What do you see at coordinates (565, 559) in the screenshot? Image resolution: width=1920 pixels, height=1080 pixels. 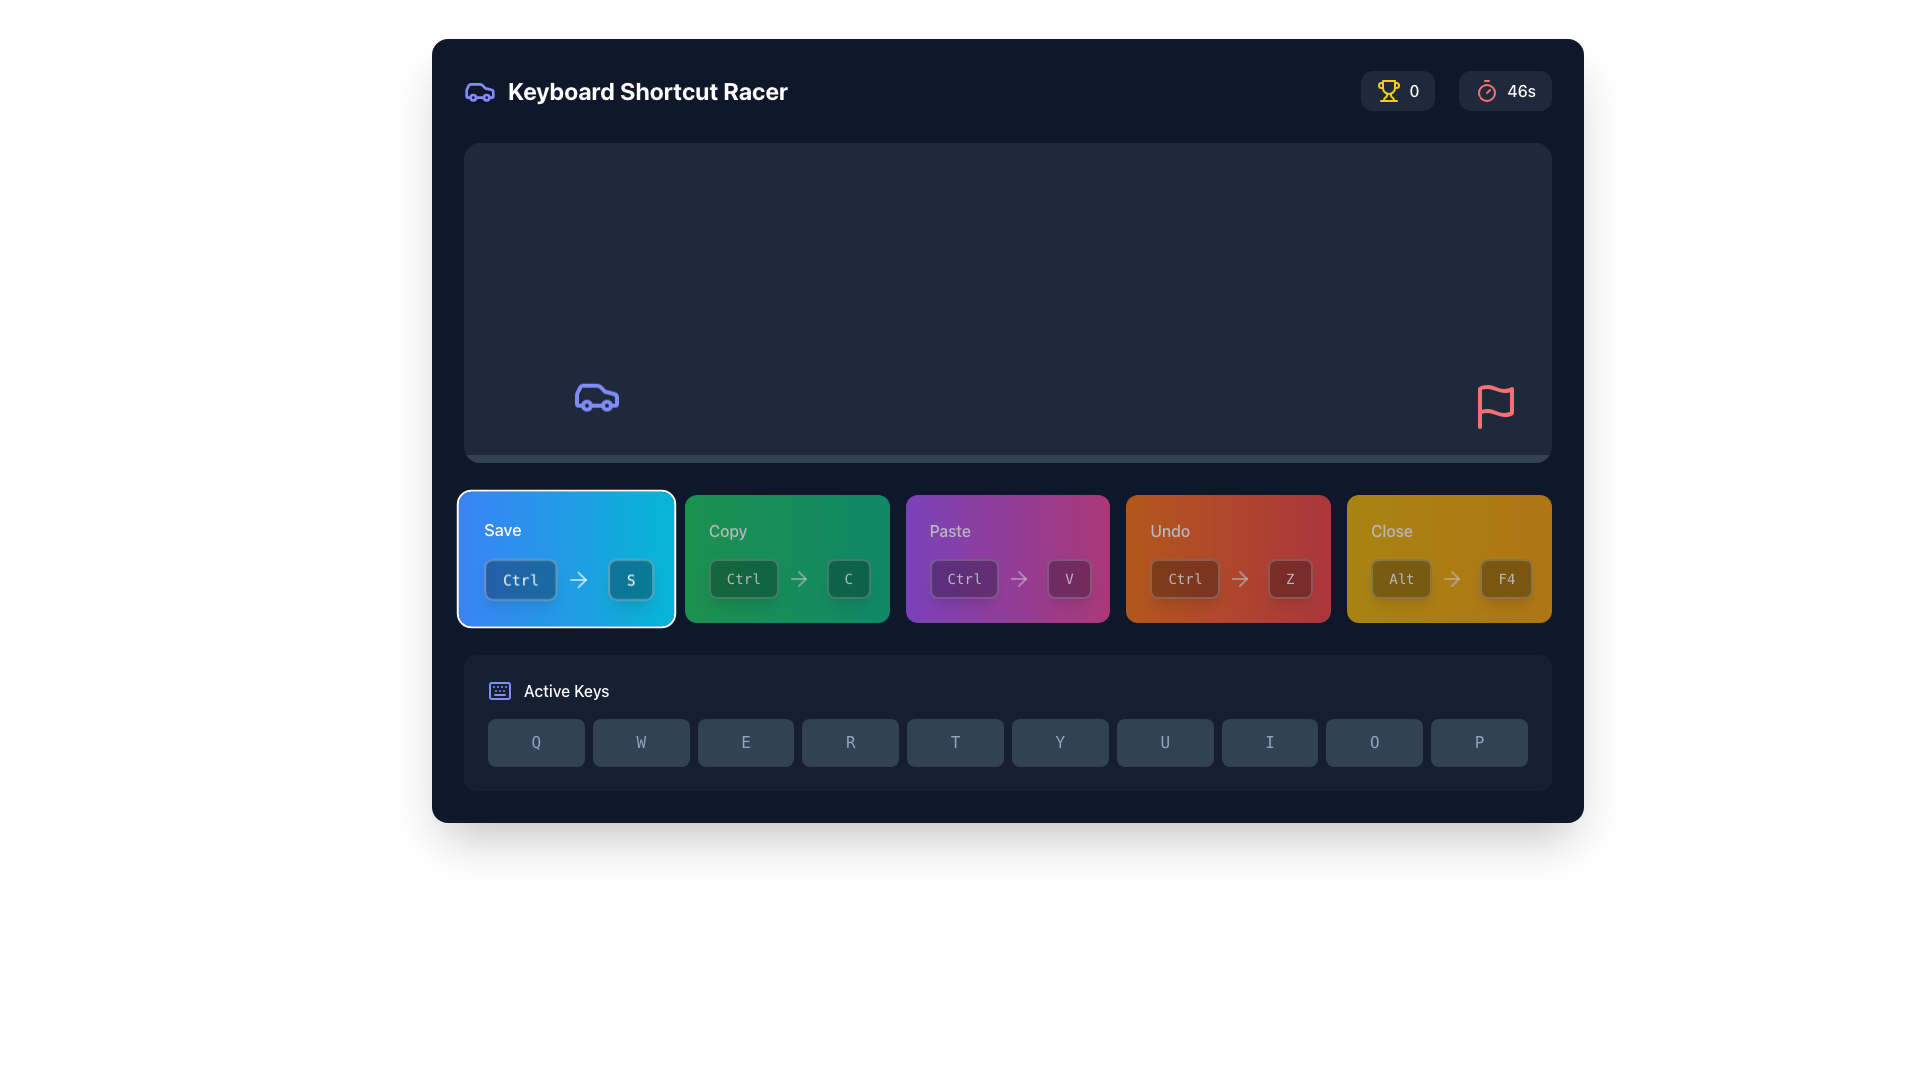 I see `the Visual keyboard shortcut display element that shows 'Save' followed by 'Ctrl → S', which is positioned in the first column of a grid layout, directly to the left of 'Copy Ctrl → C' and above the 'Active Keys' section` at bounding box center [565, 559].